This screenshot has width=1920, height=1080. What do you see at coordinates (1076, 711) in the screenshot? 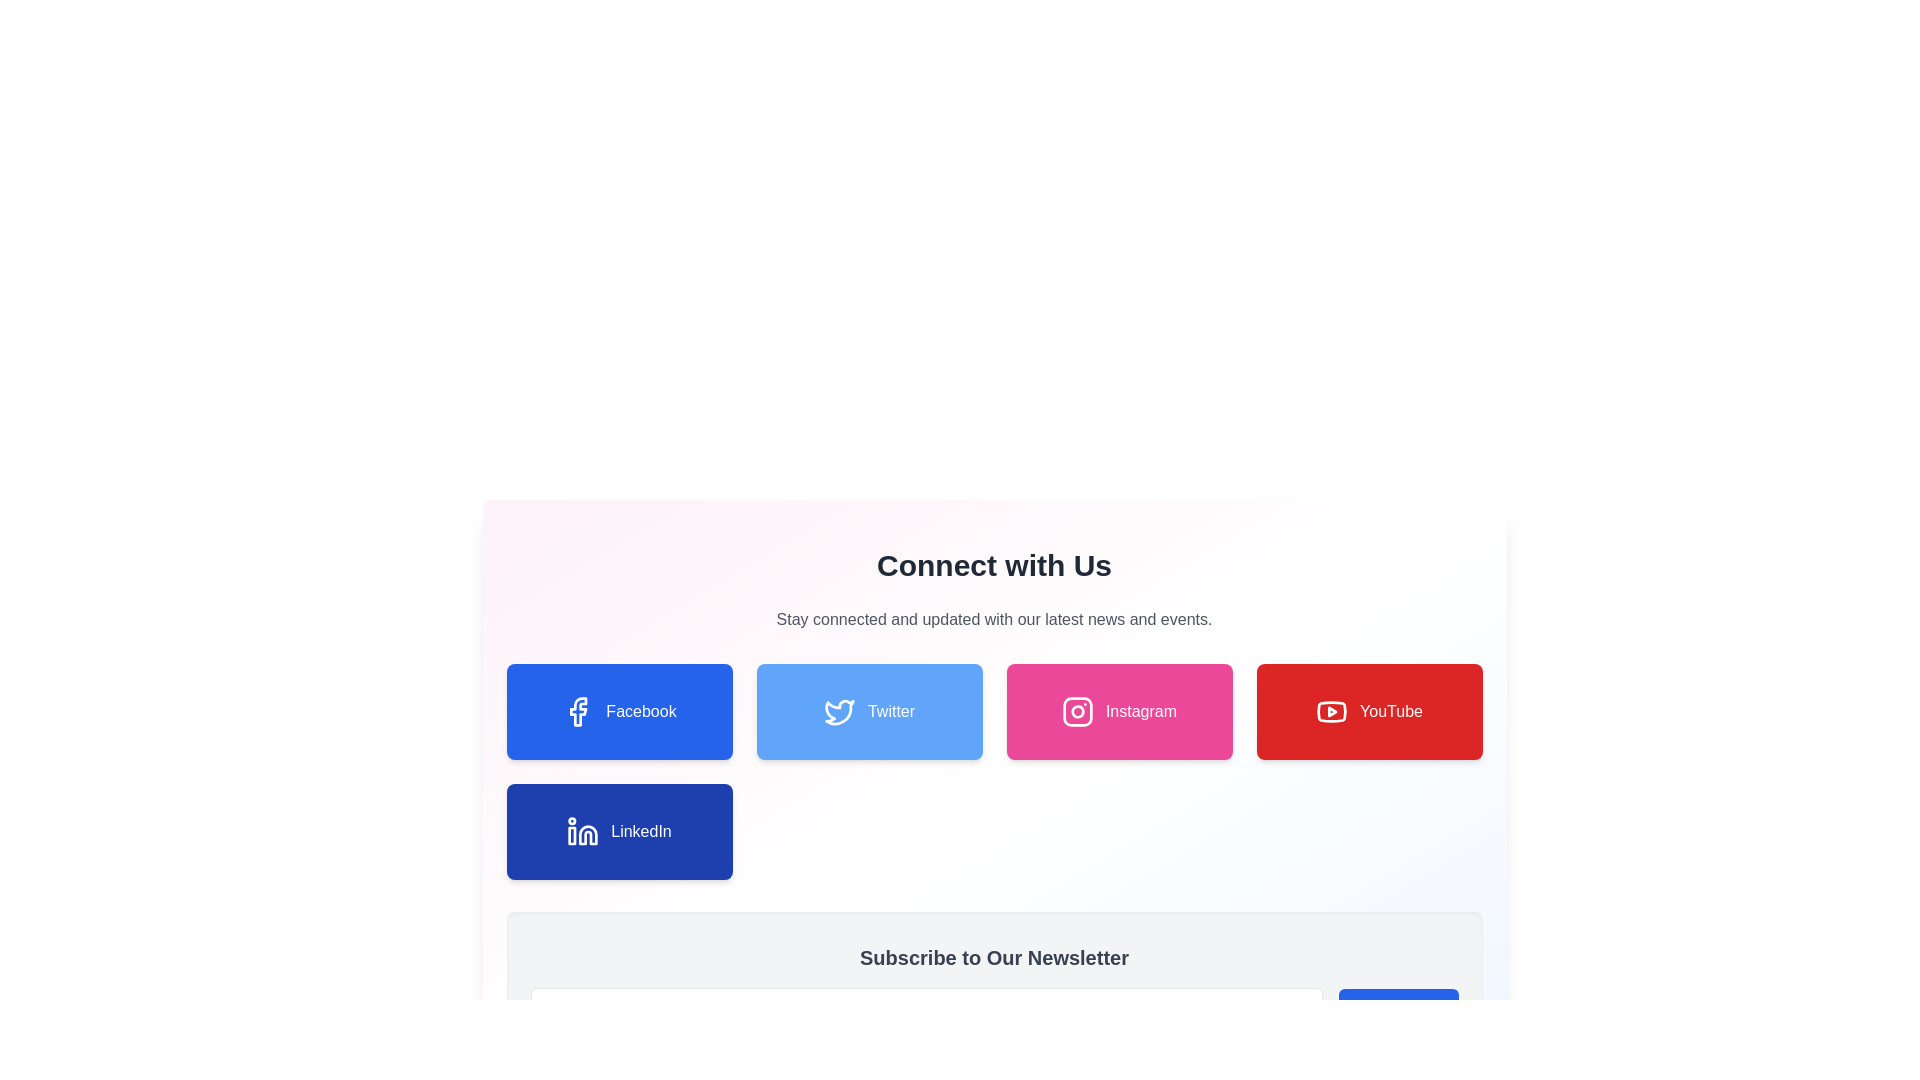
I see `the Instagram SVG icon located third from the left in the row of social media buttons` at bounding box center [1076, 711].